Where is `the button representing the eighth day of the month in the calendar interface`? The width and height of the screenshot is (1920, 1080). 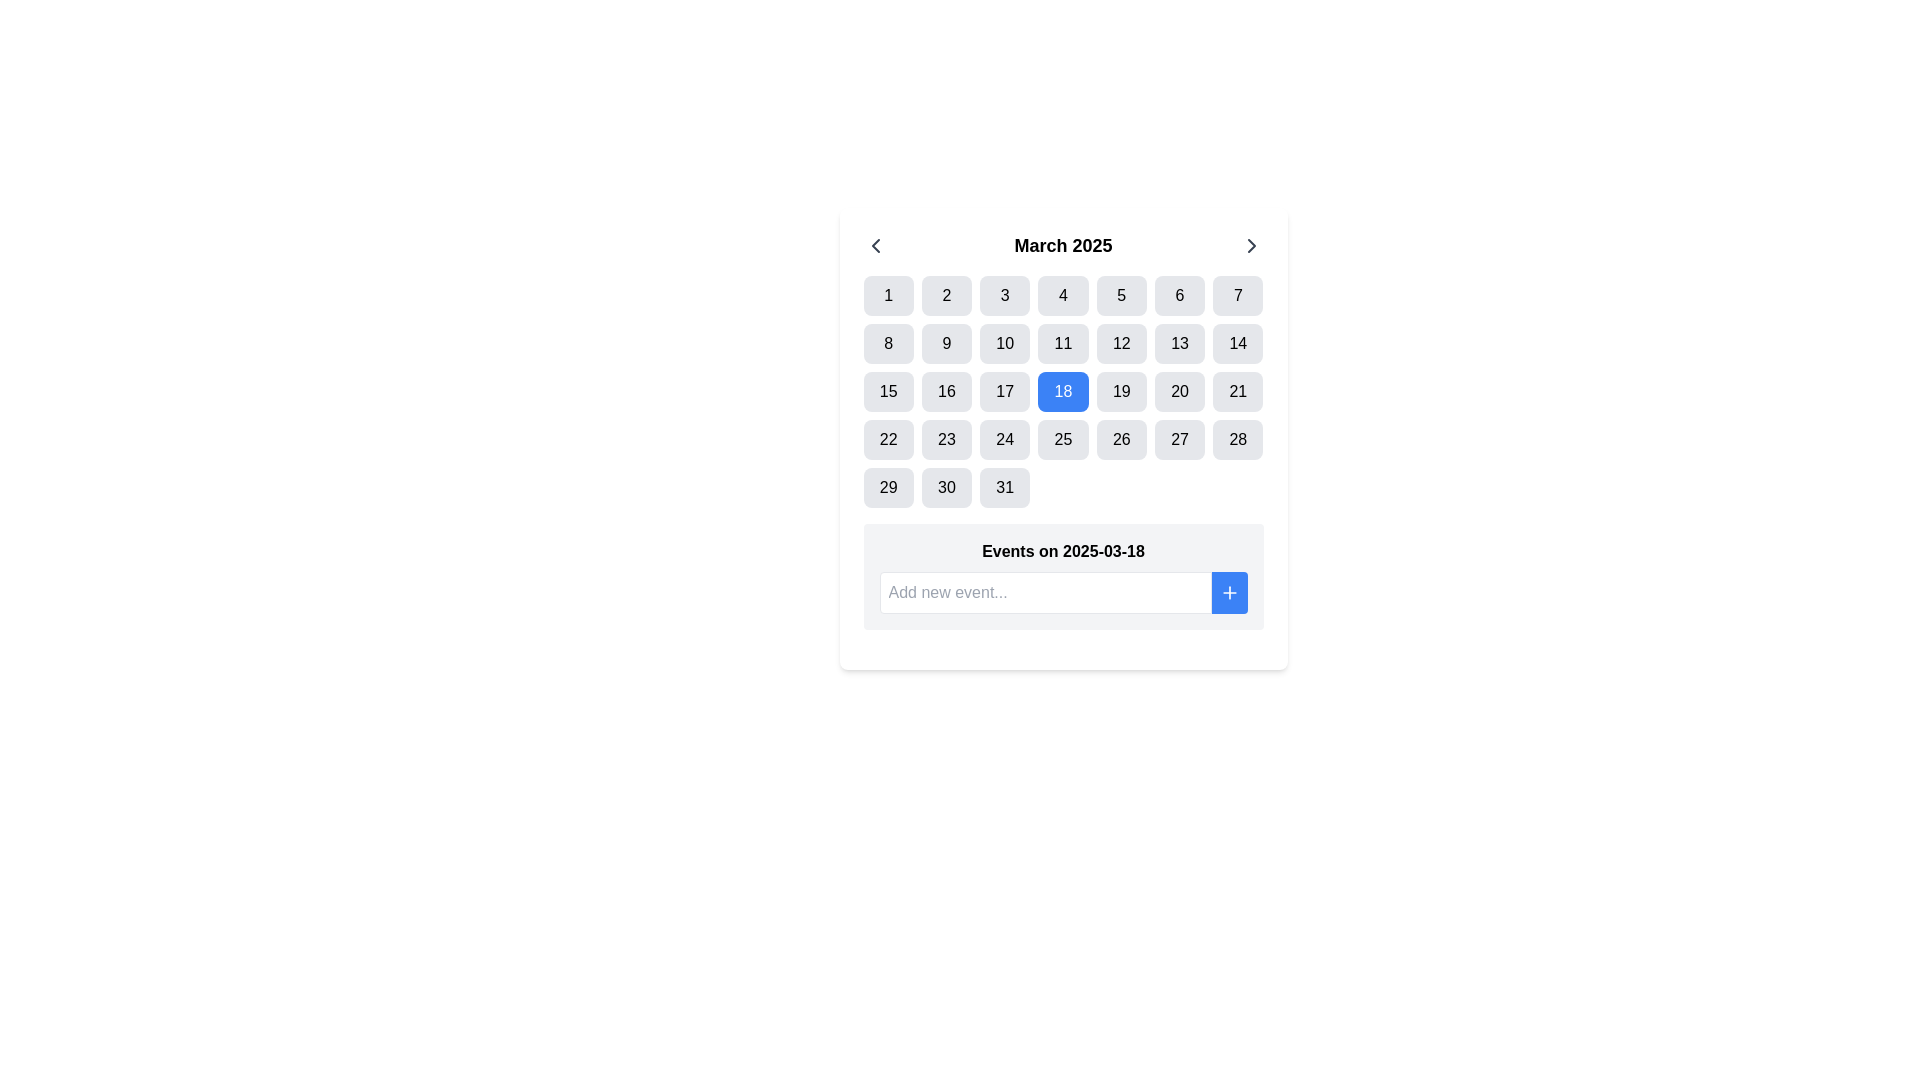
the button representing the eighth day of the month in the calendar interface is located at coordinates (887, 342).